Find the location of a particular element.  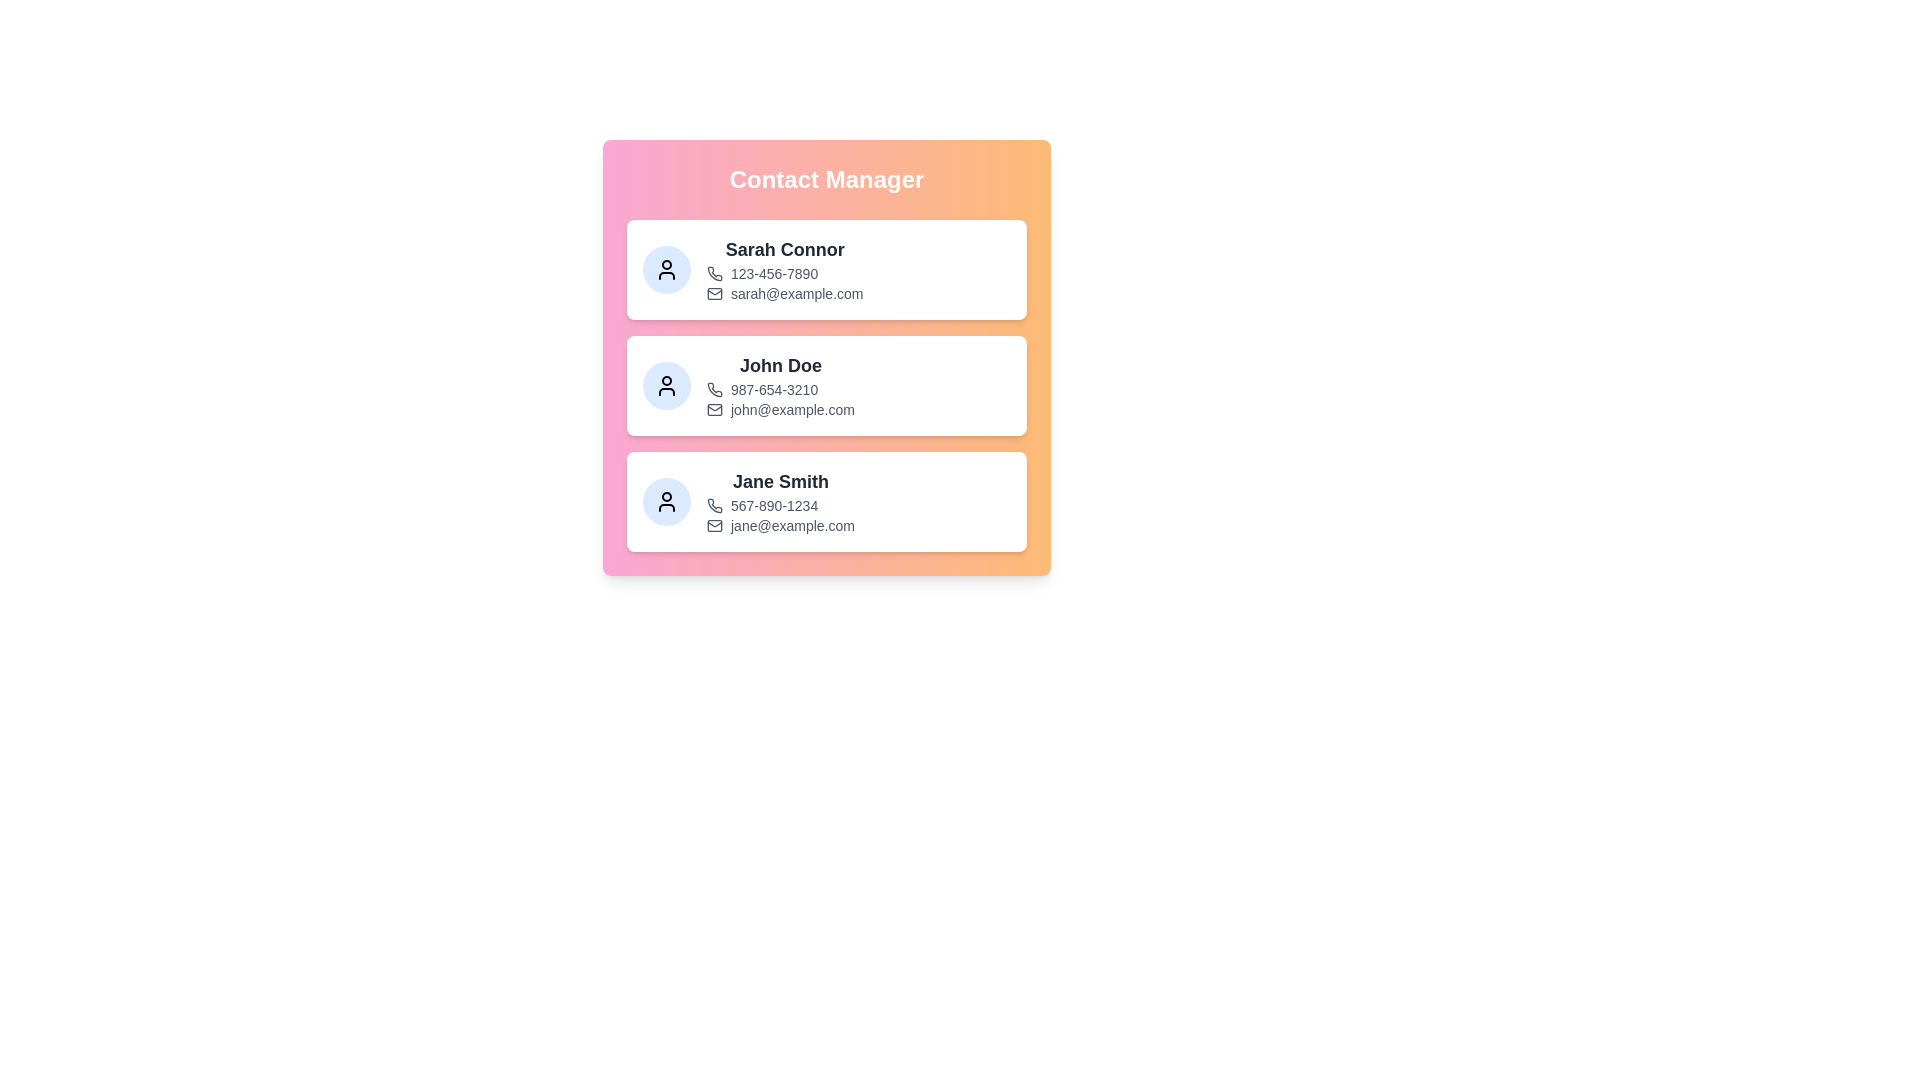

the avatar of the contact specified by John Doe is located at coordinates (667, 385).